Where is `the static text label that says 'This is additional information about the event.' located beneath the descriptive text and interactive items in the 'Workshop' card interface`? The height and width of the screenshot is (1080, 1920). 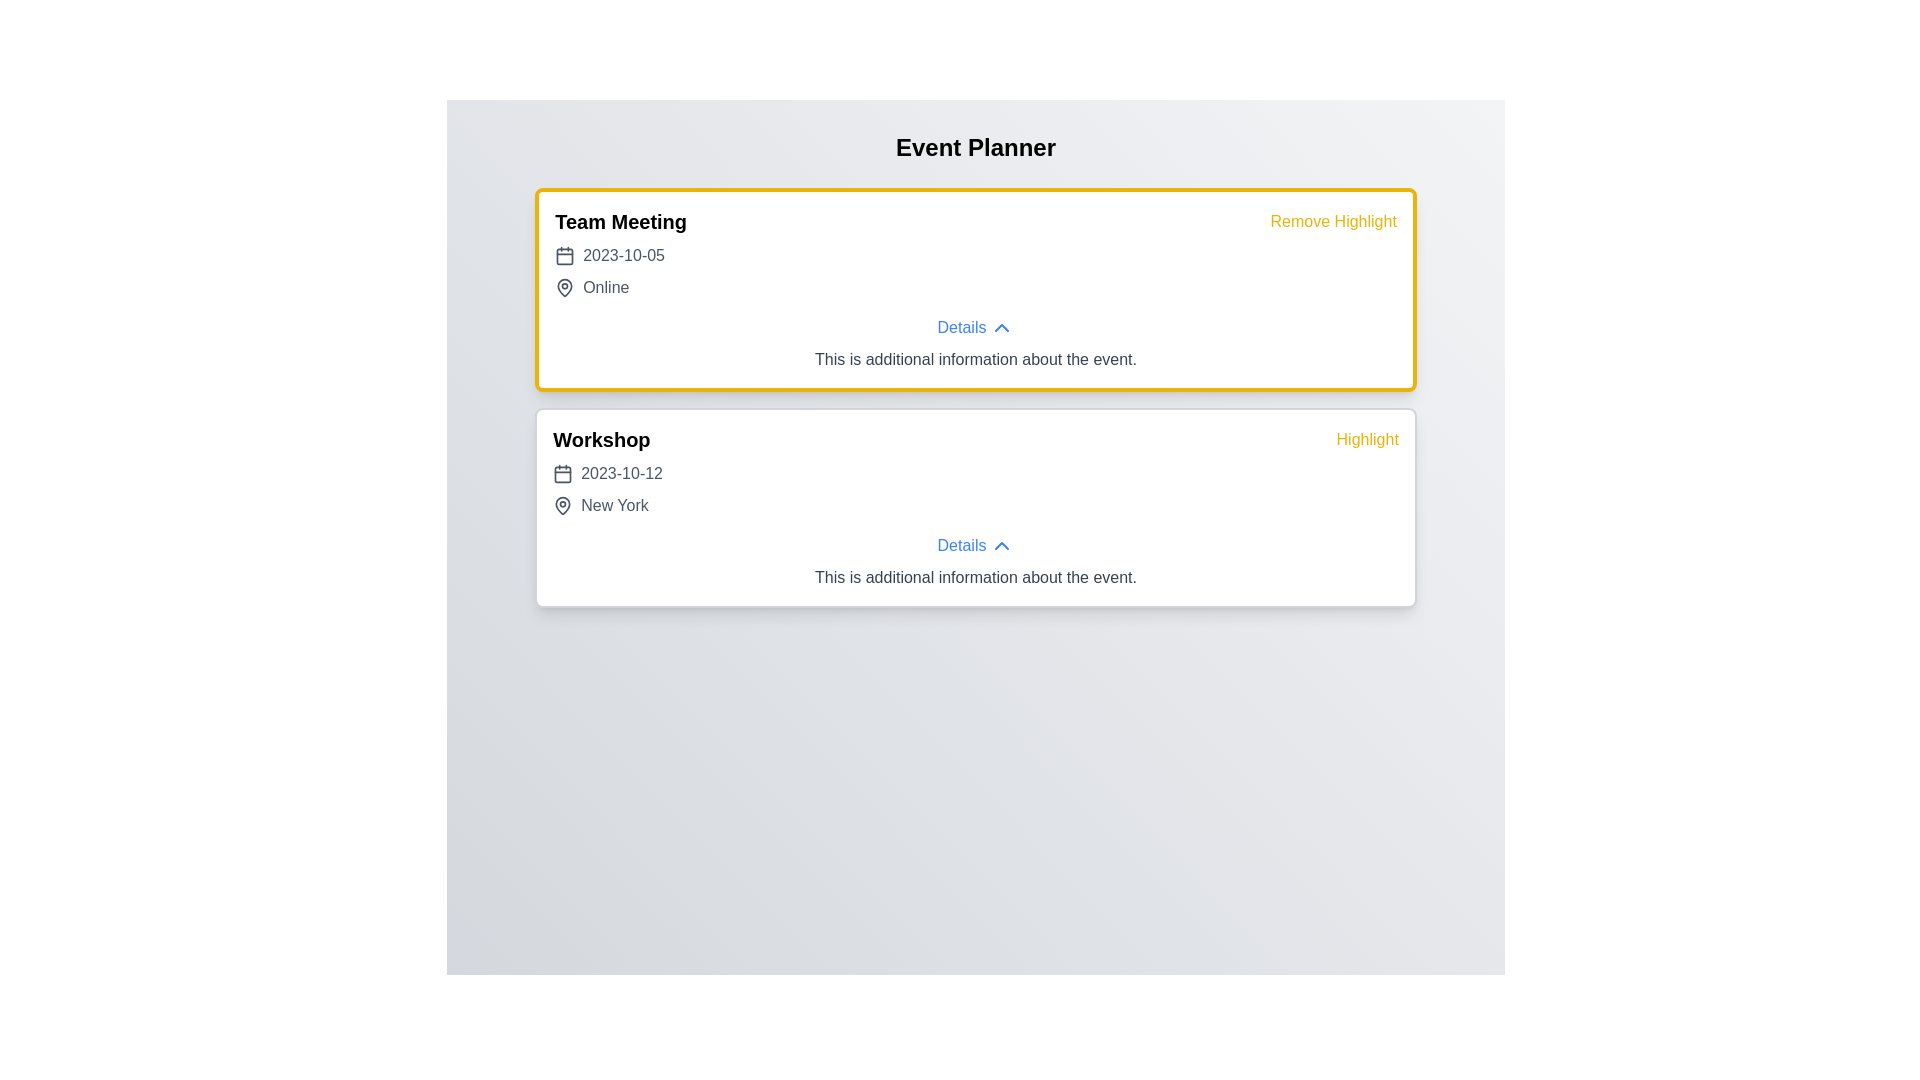 the static text label that says 'This is additional information about the event.' located beneath the descriptive text and interactive items in the 'Workshop' card interface is located at coordinates (975, 578).